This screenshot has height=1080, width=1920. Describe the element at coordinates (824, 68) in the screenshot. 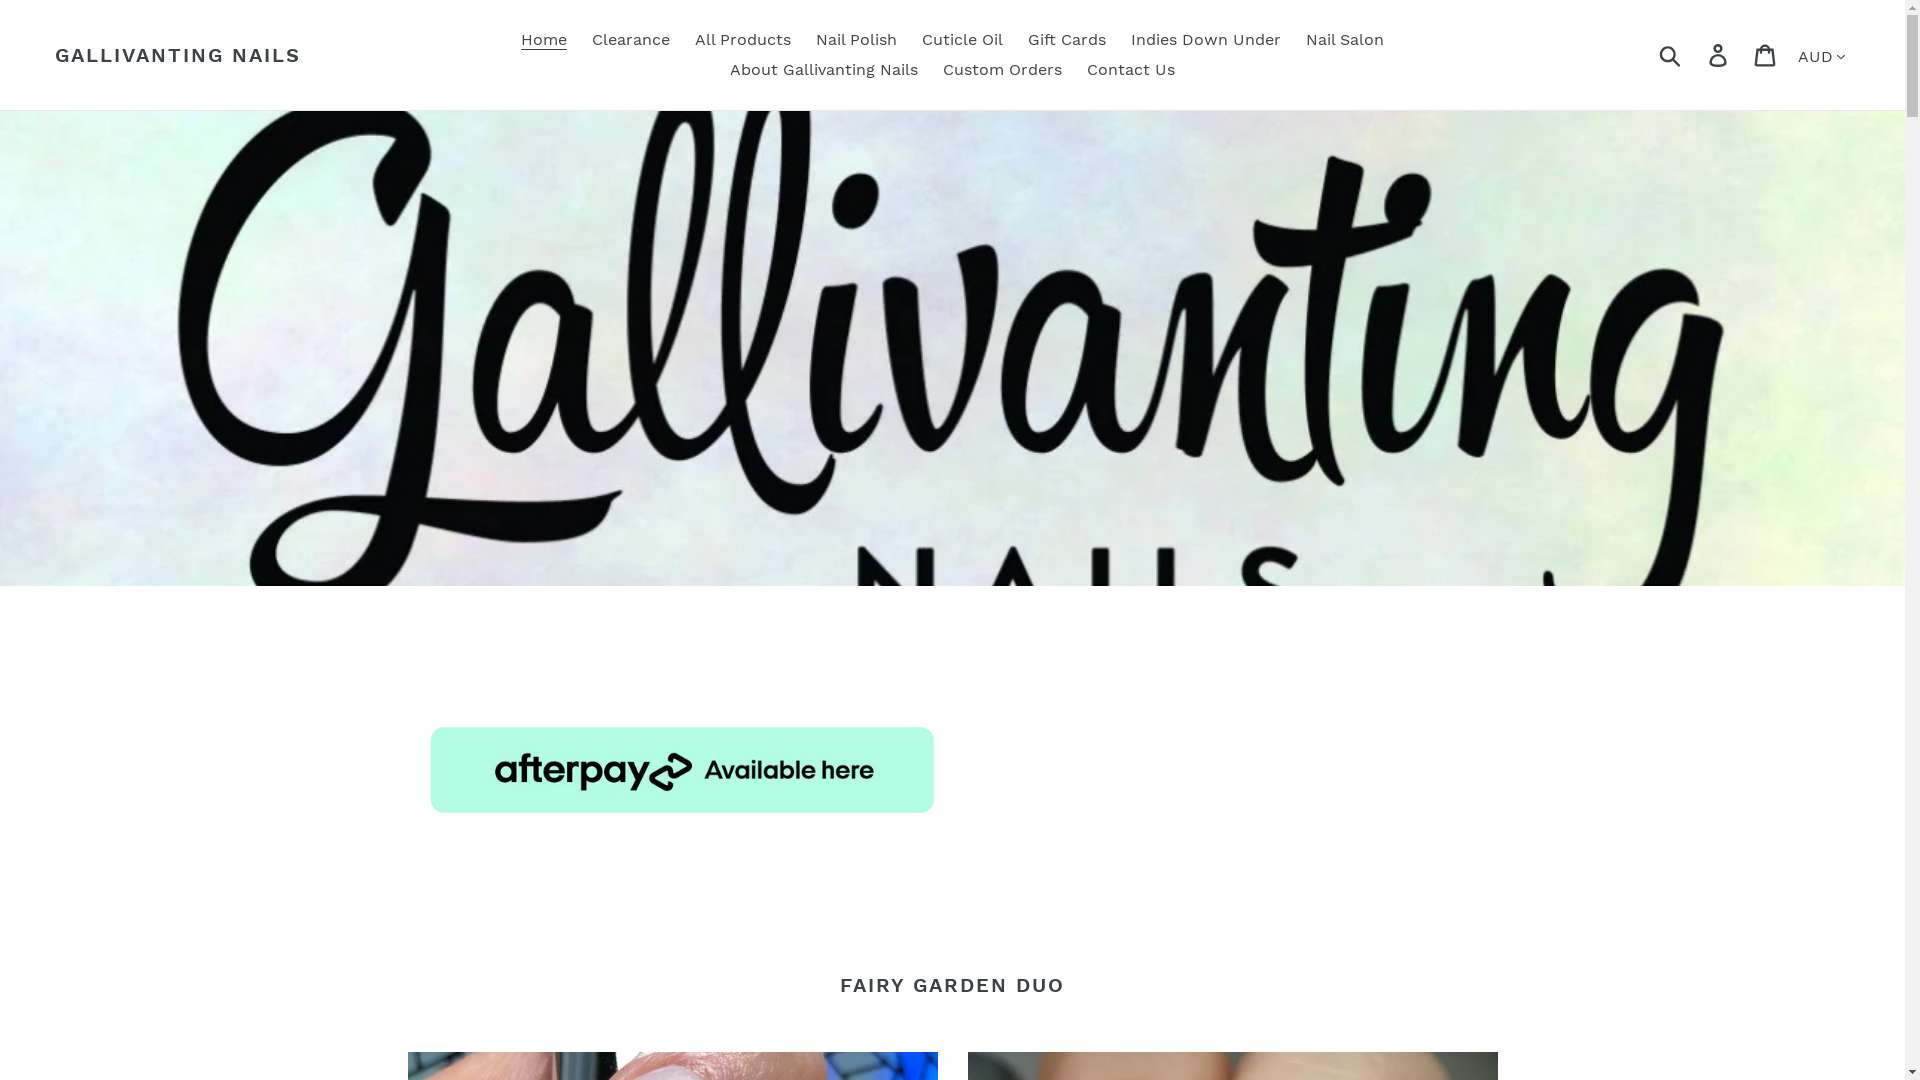

I see `'About Gallivanting Nails'` at that location.